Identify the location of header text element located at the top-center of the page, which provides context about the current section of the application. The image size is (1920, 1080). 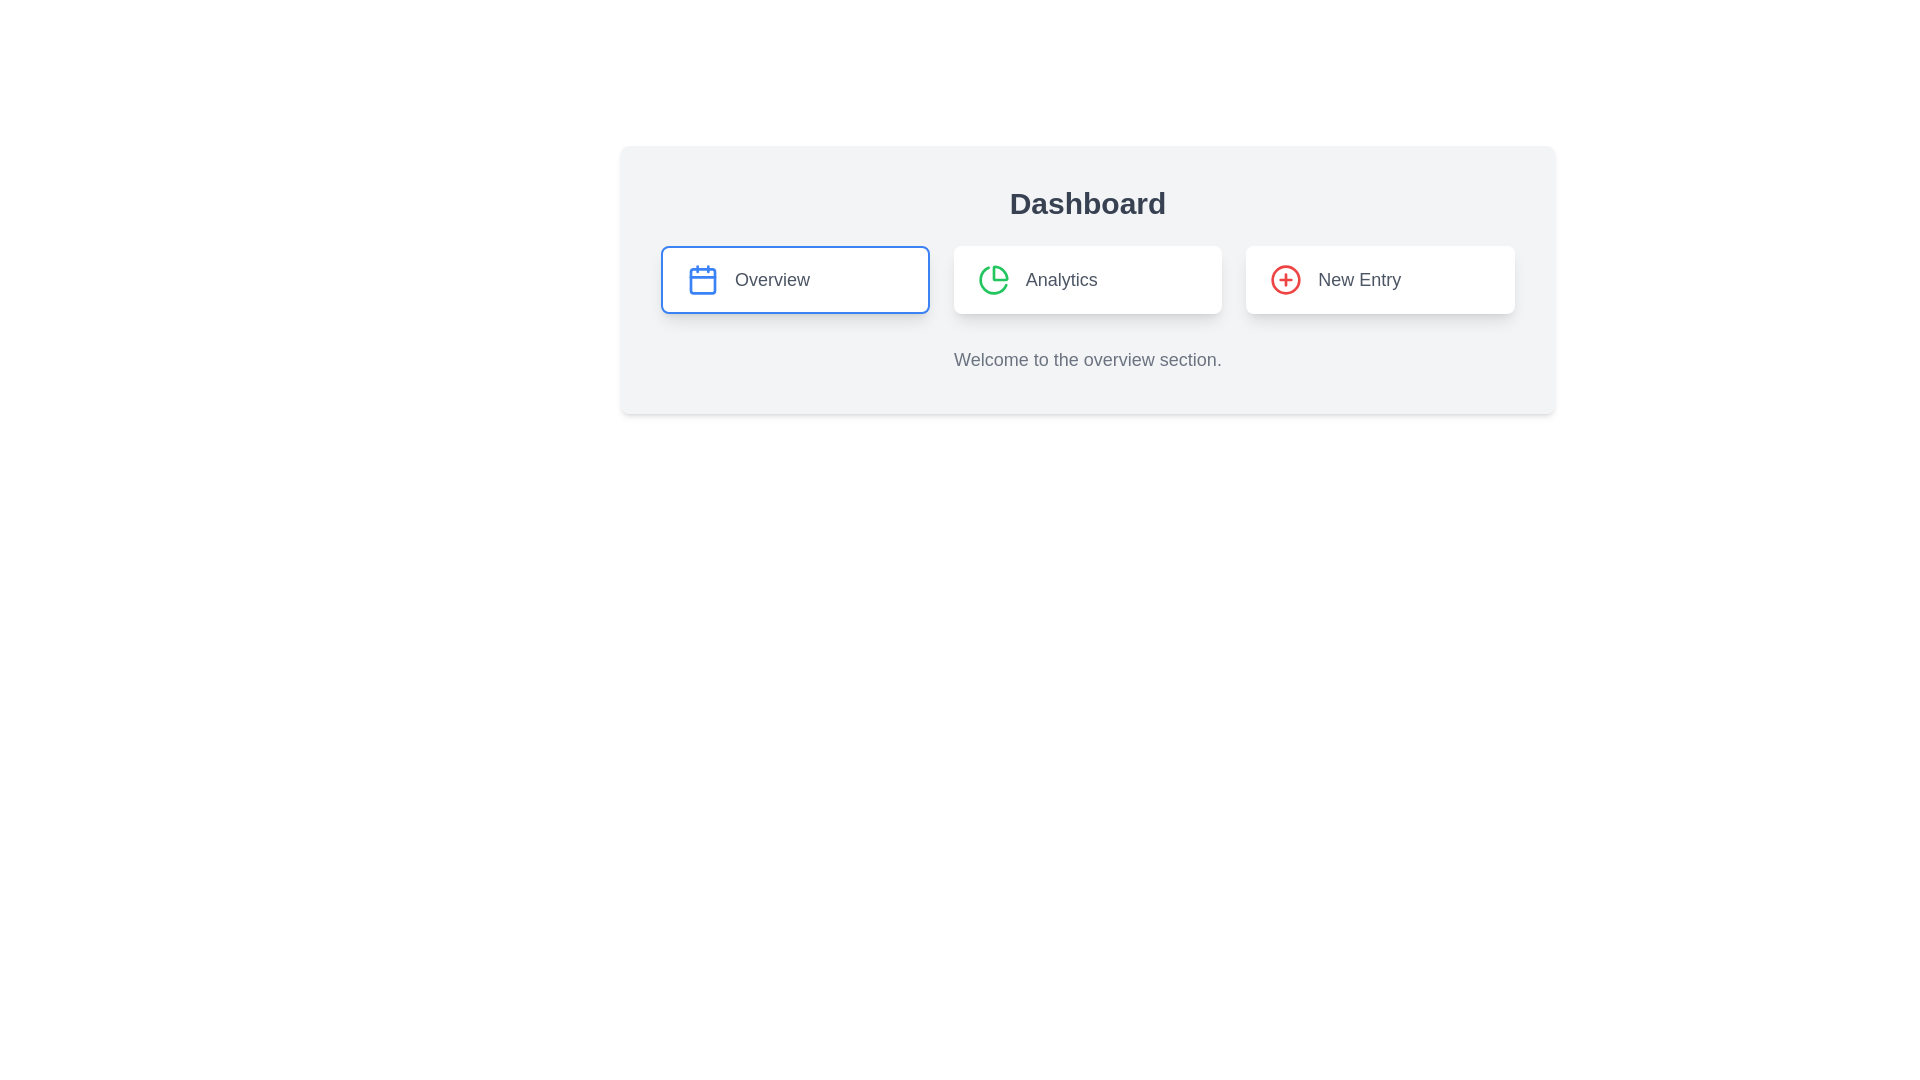
(1087, 204).